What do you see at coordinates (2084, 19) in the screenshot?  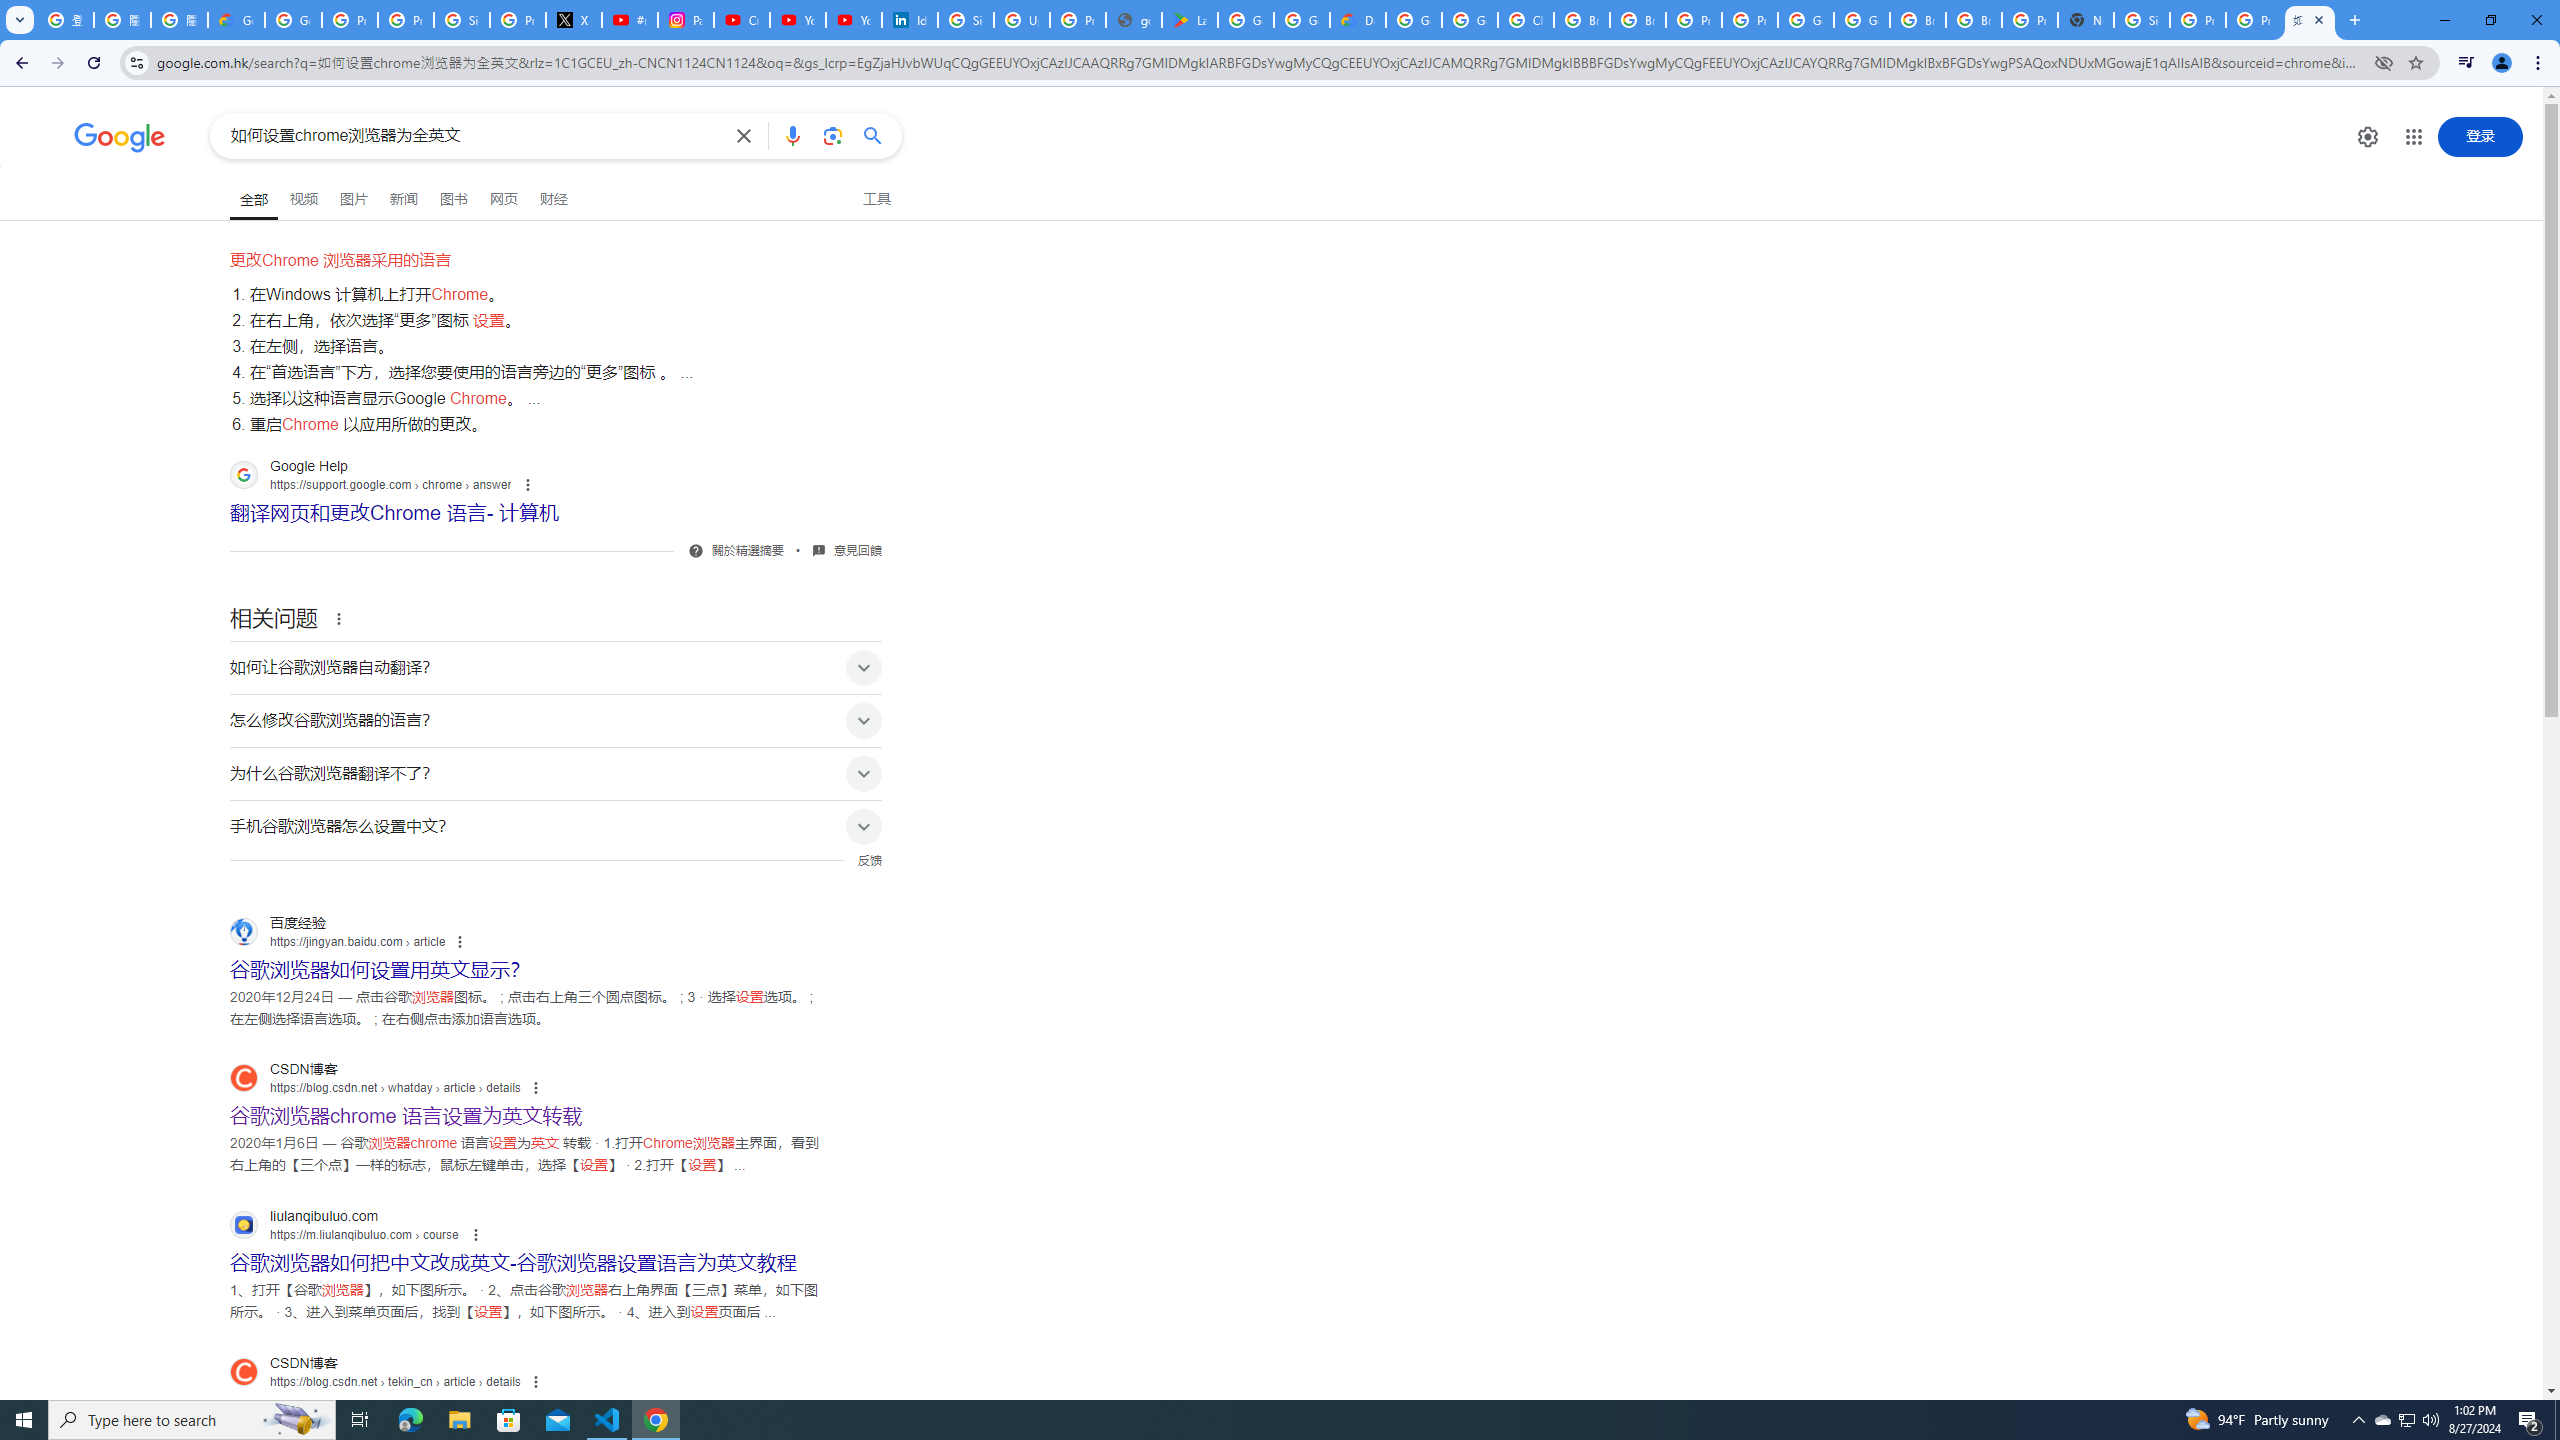 I see `'New Tab'` at bounding box center [2084, 19].